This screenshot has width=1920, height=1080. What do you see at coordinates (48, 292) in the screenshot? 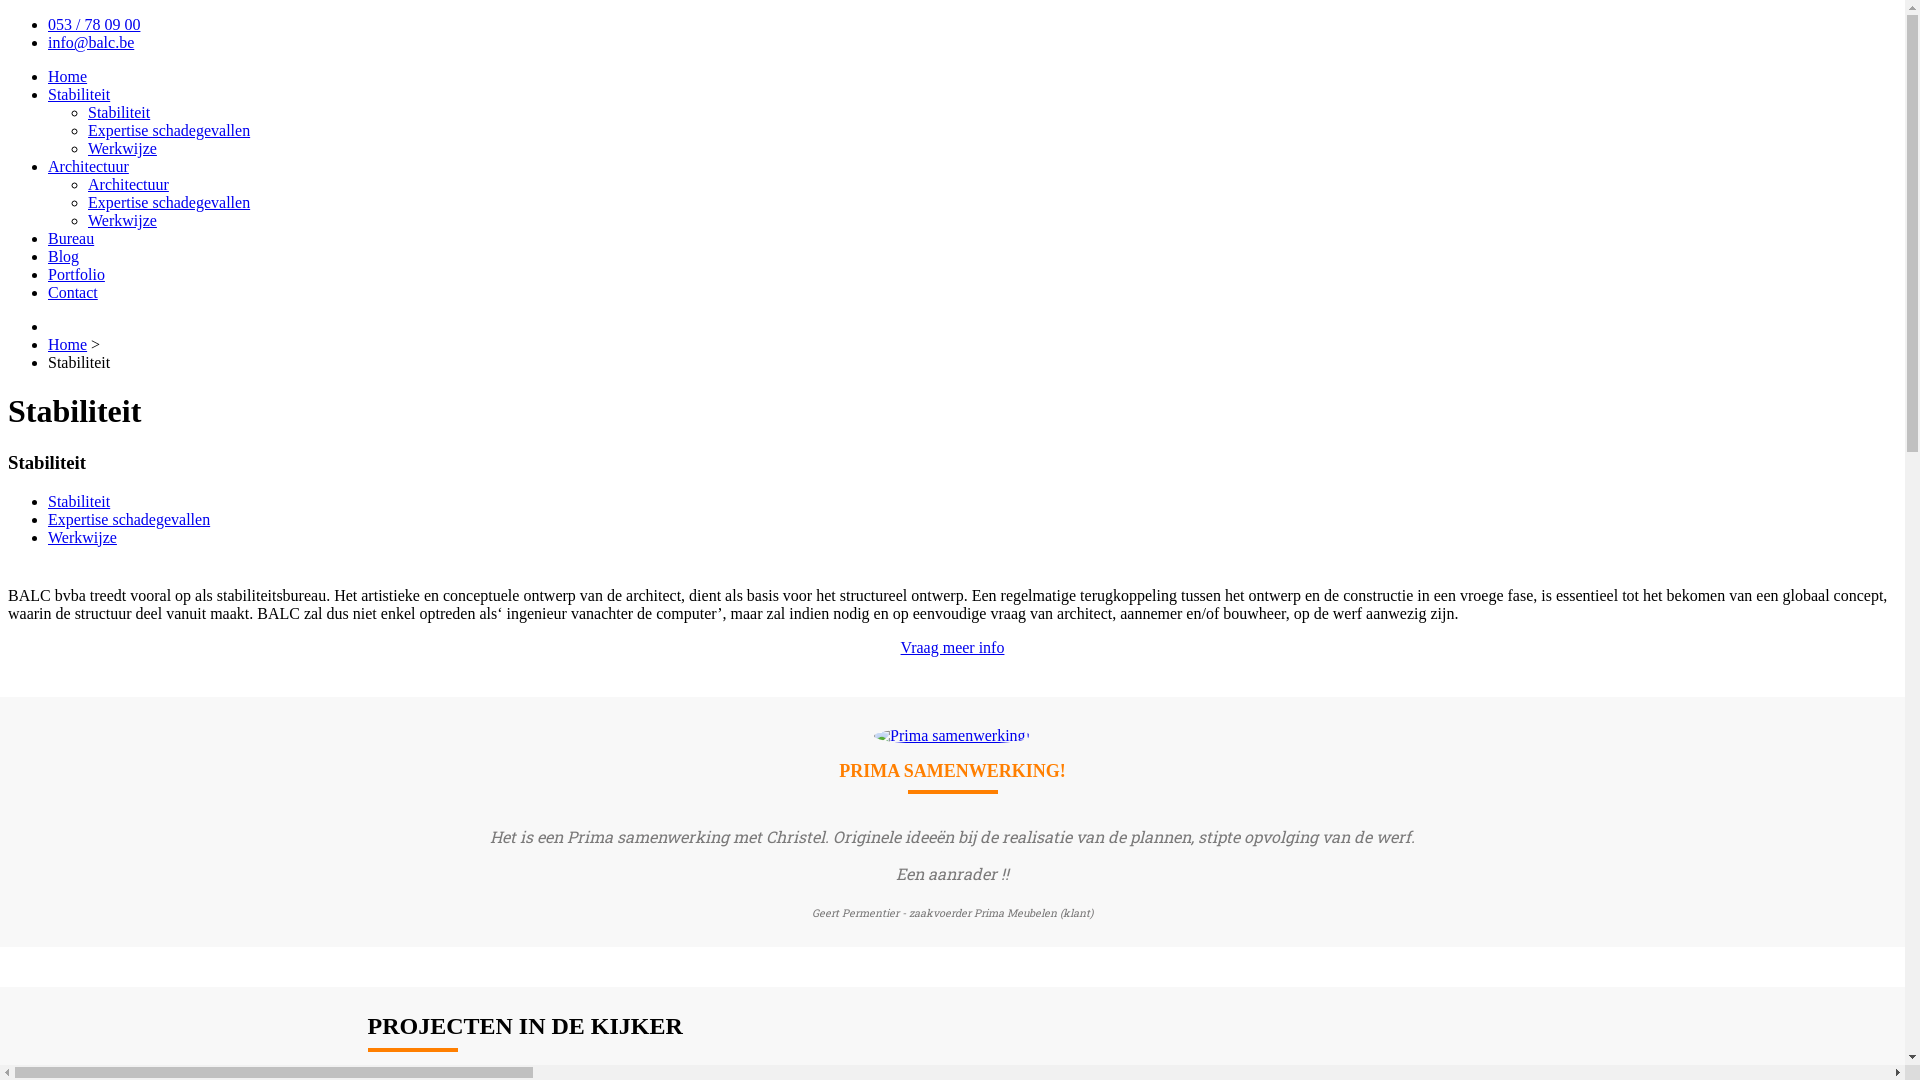
I see `'Contact'` at bounding box center [48, 292].